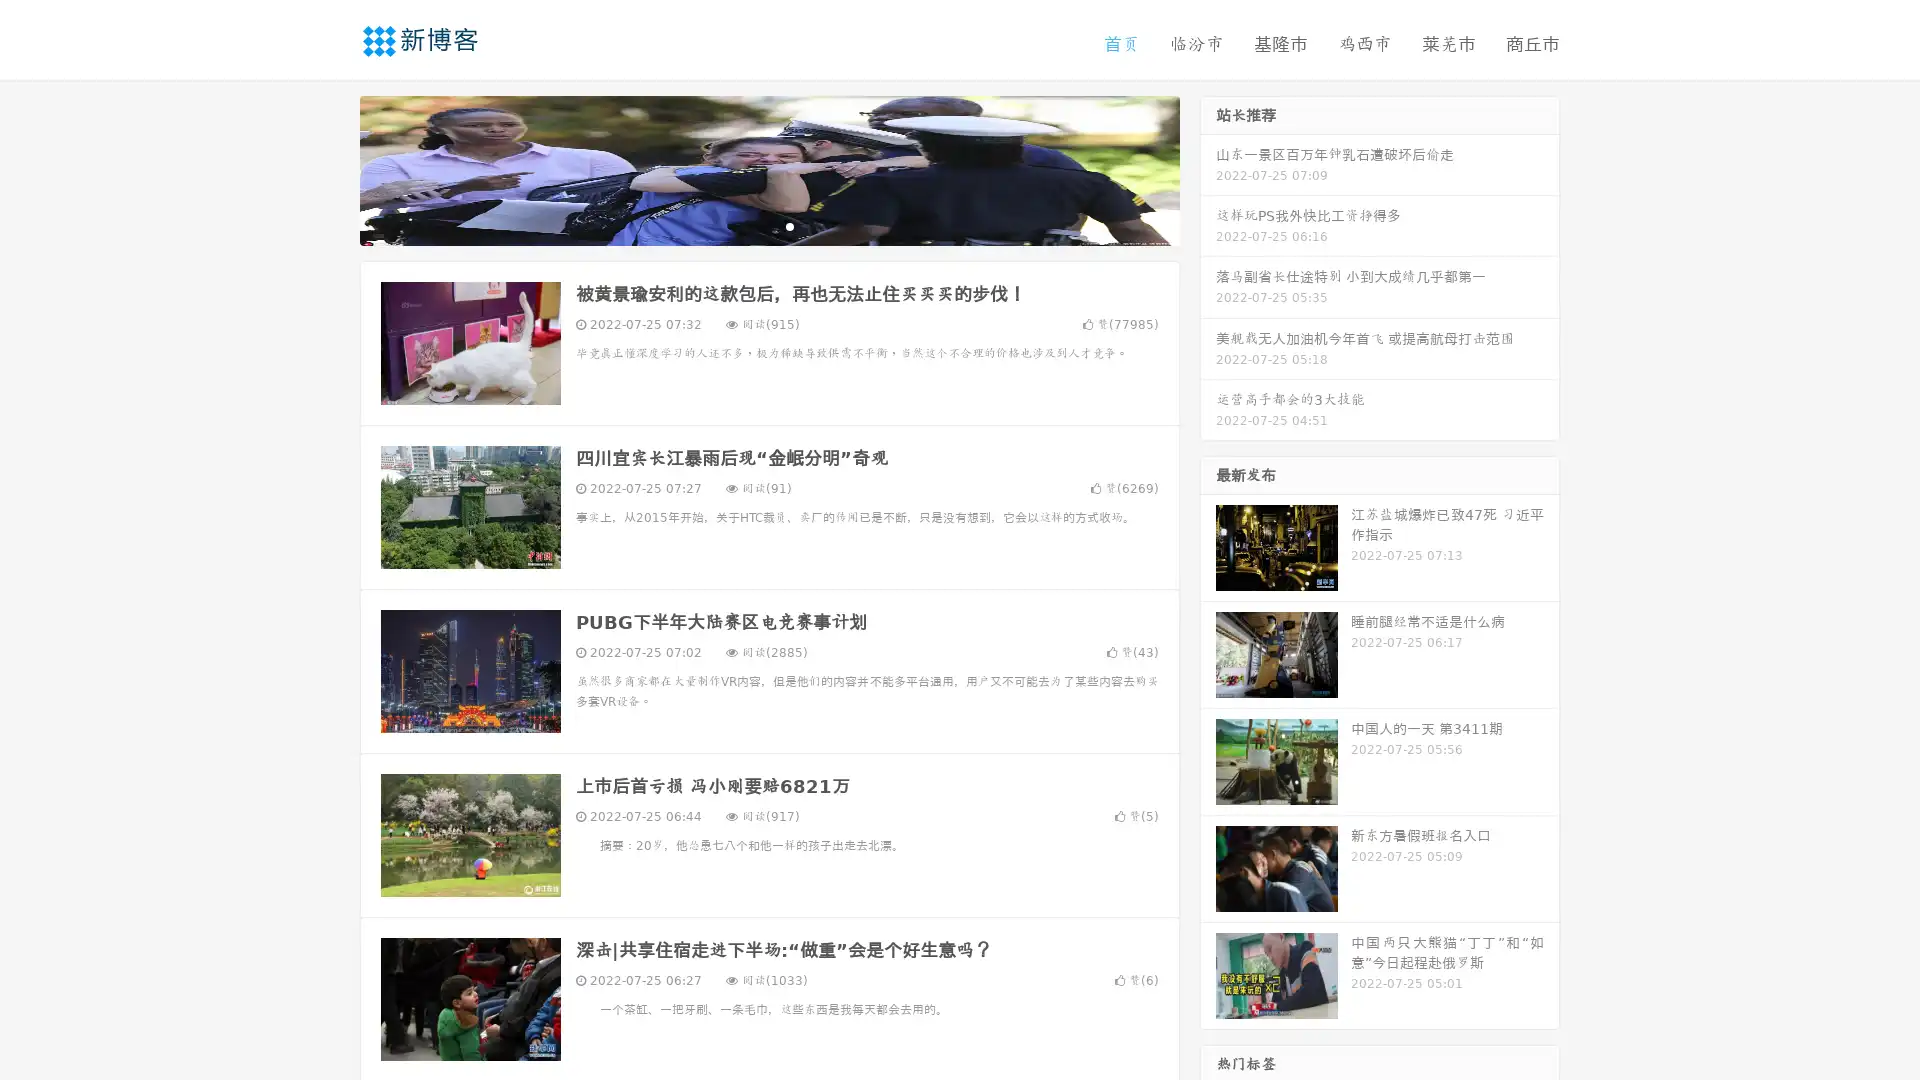  I want to click on Go to slide 2, so click(768, 225).